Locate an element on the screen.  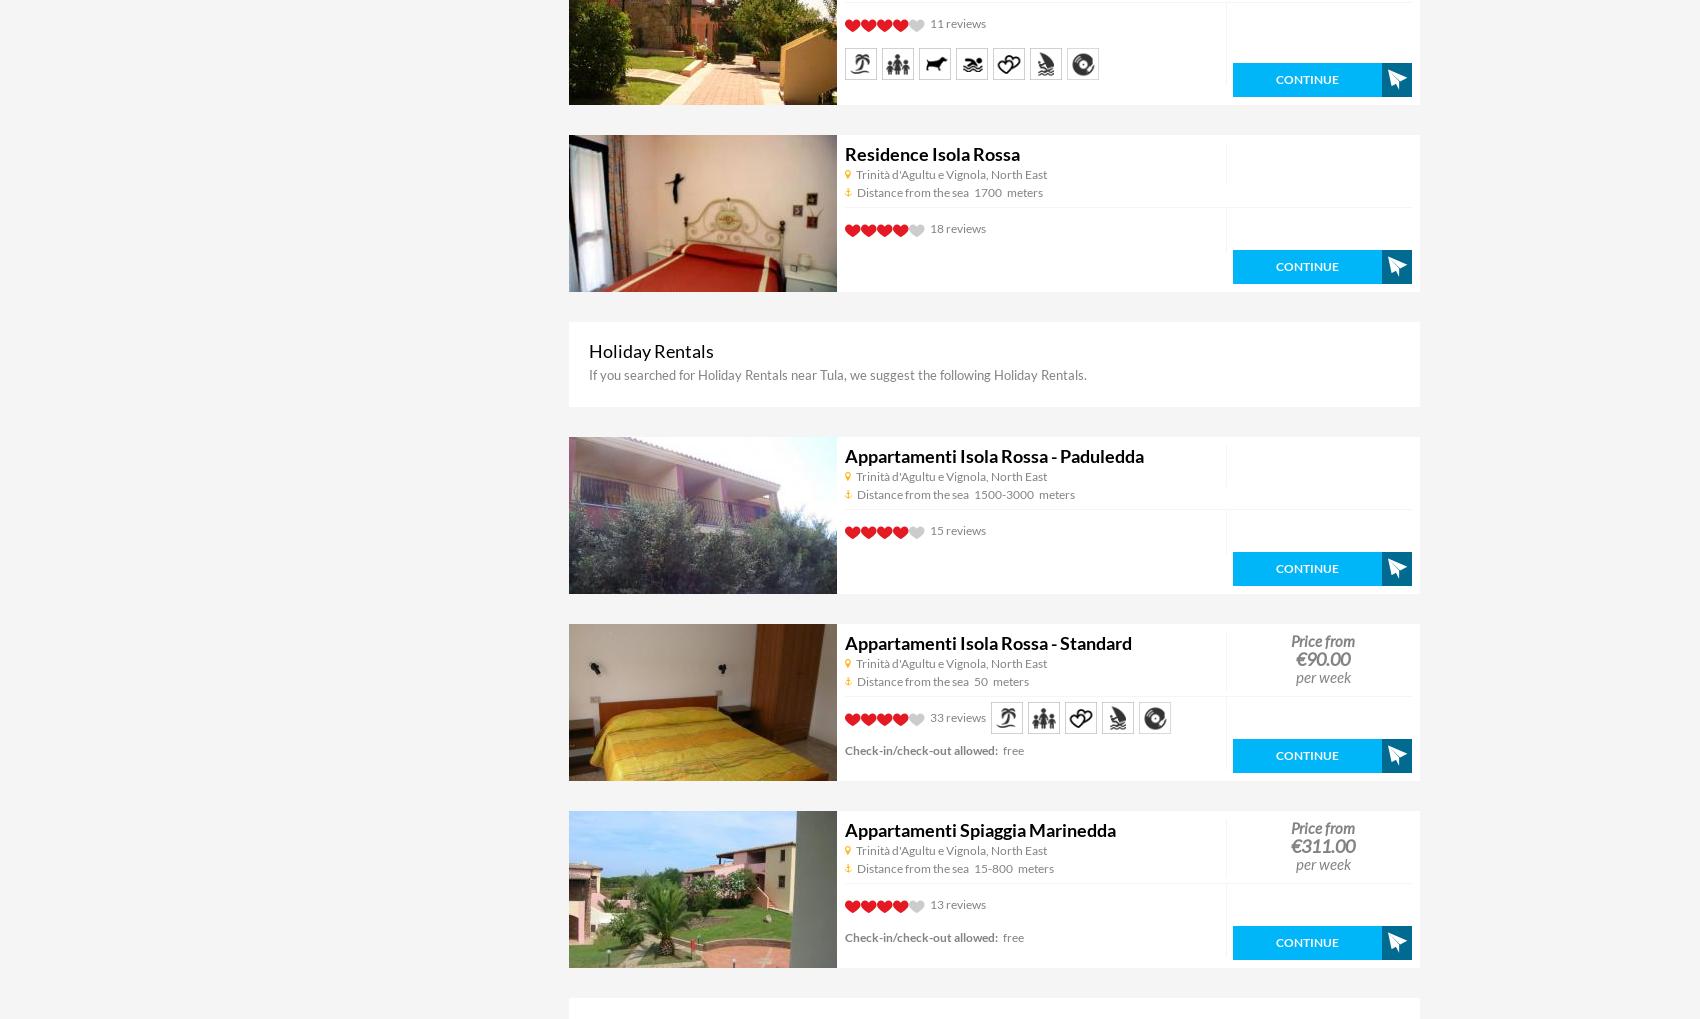
'Holiday Rentals' is located at coordinates (651, 351).